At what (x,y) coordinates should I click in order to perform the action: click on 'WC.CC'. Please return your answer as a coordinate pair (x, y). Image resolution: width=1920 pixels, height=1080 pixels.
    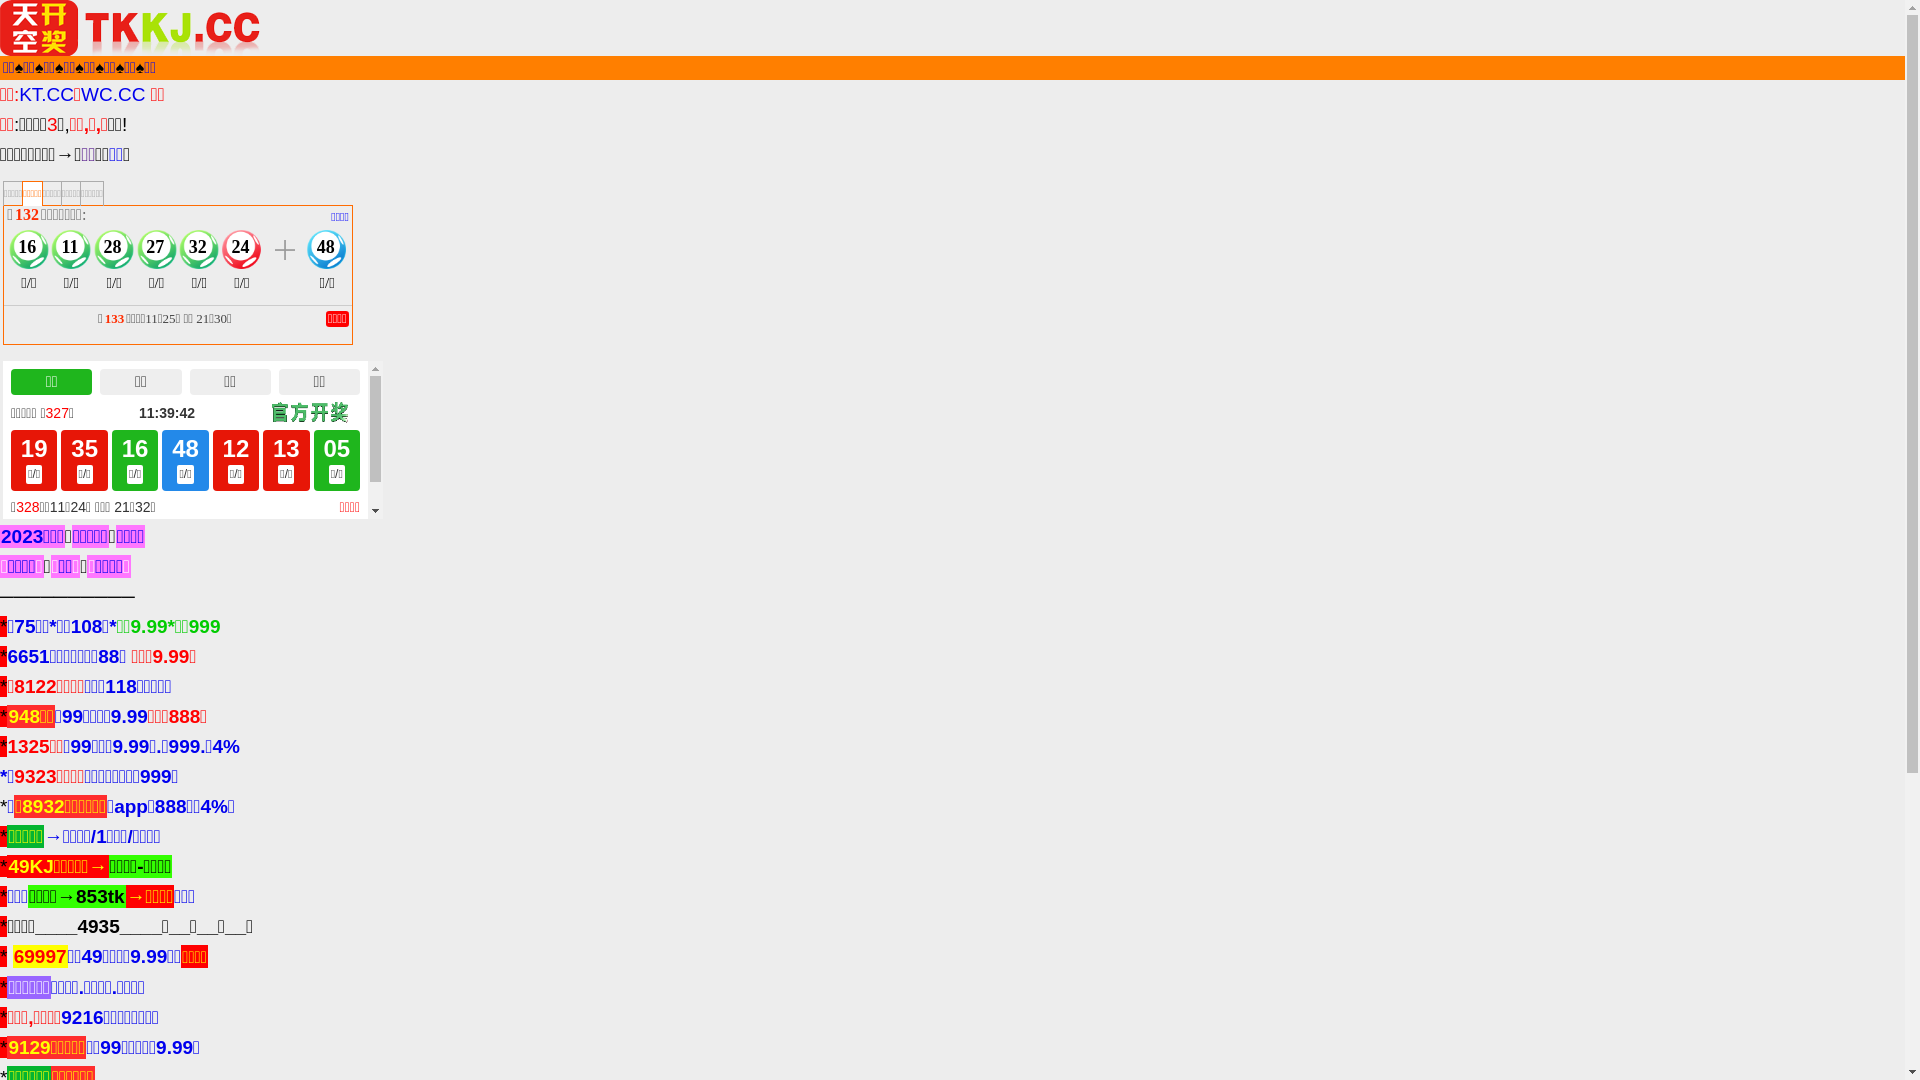
    Looking at the image, I should click on (112, 94).